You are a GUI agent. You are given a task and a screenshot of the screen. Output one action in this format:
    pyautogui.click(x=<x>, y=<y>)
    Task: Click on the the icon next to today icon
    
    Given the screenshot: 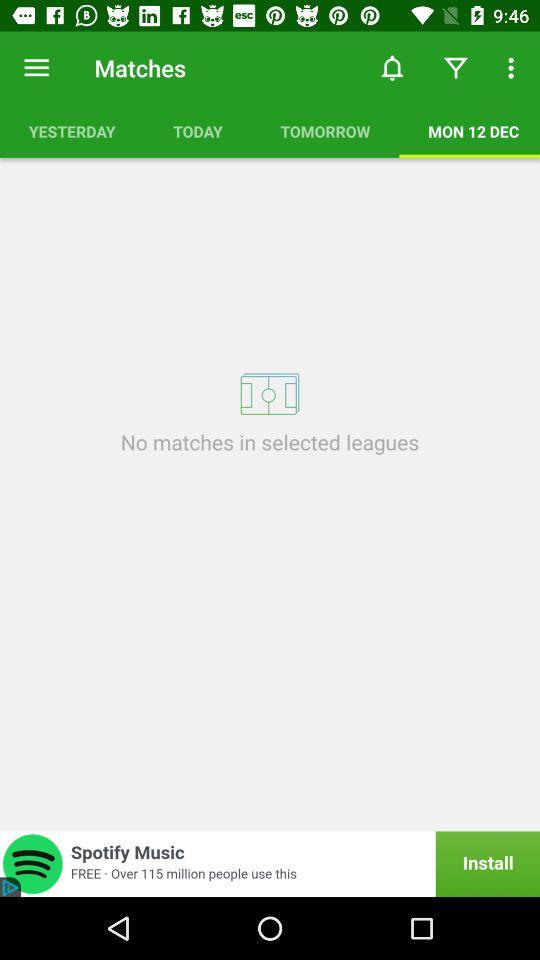 What is the action you would take?
    pyautogui.click(x=325, y=130)
    